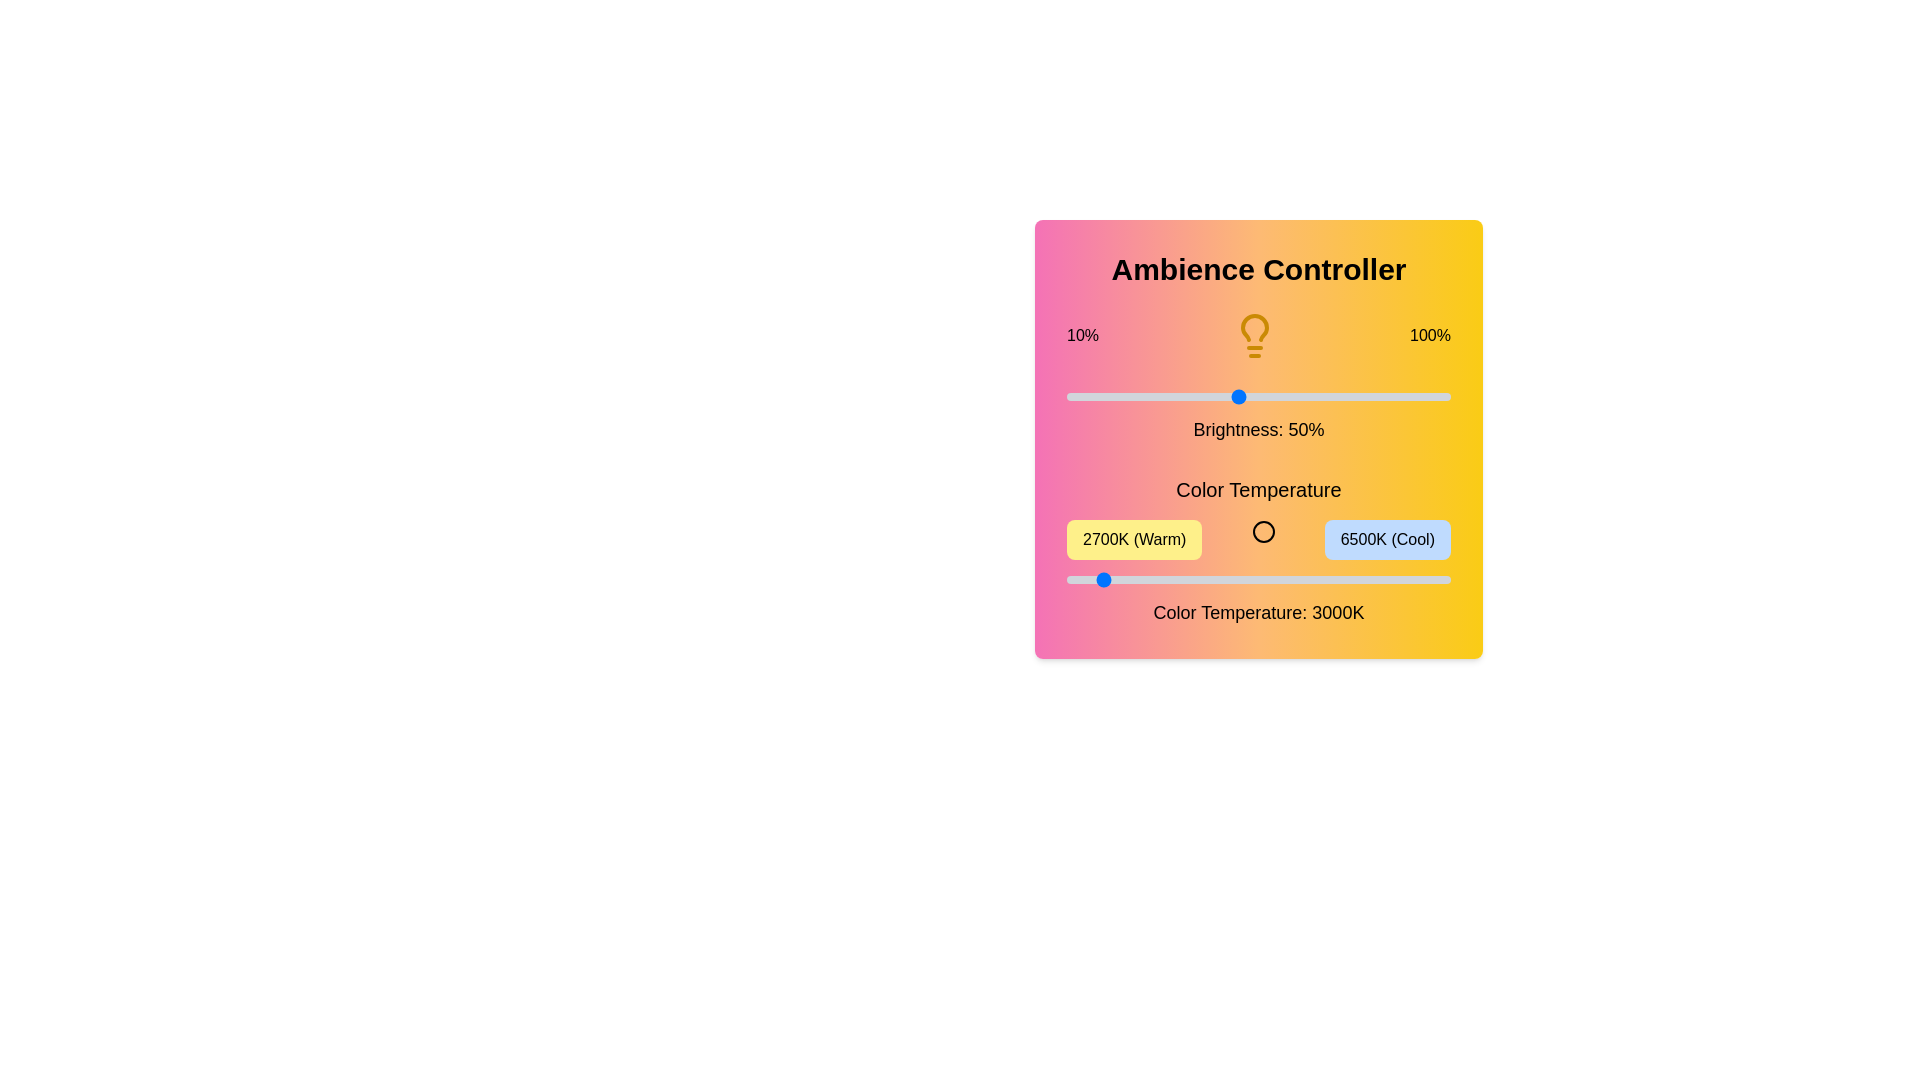  I want to click on the color temperature slider to 2830 K, so click(1079, 579).